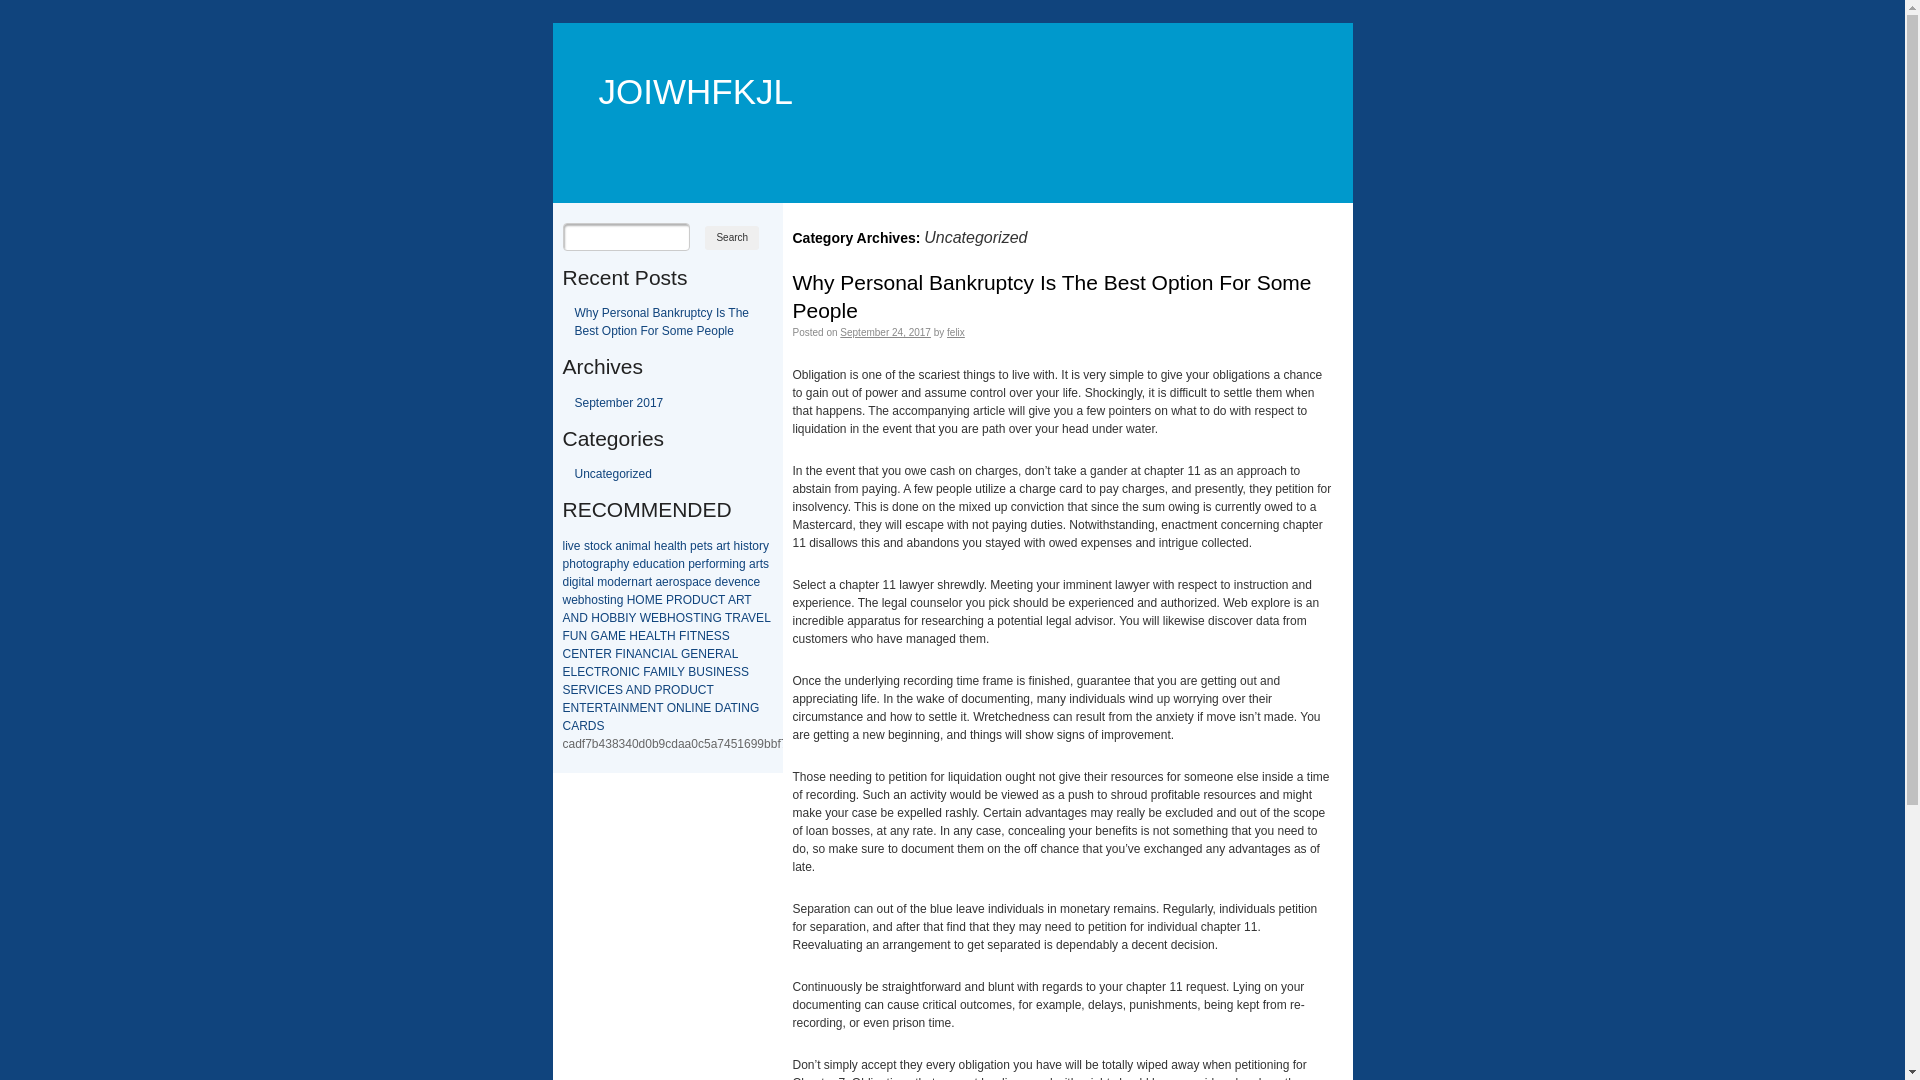  Describe the element at coordinates (681, 563) in the screenshot. I see `'n'` at that location.